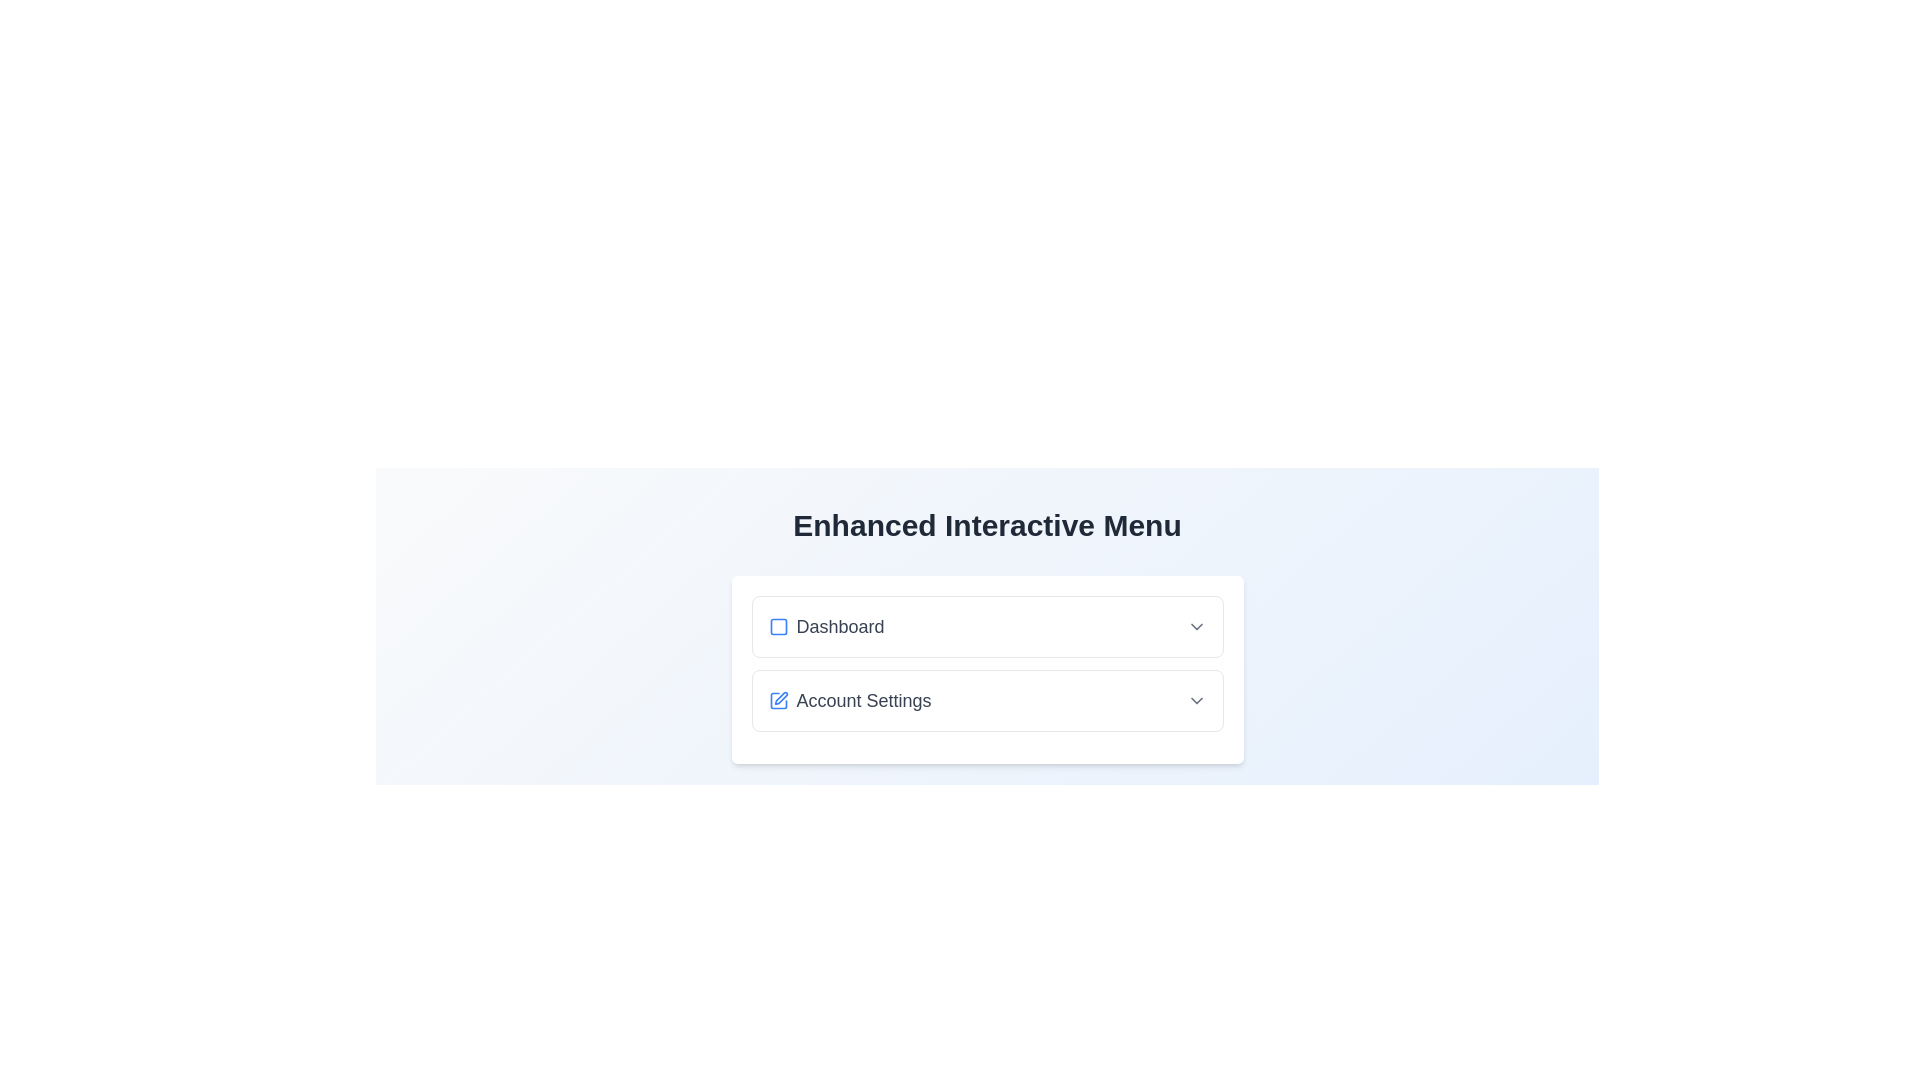 This screenshot has width=1920, height=1080. Describe the element at coordinates (826, 626) in the screenshot. I see `the 'Dashboard' menu item text` at that location.